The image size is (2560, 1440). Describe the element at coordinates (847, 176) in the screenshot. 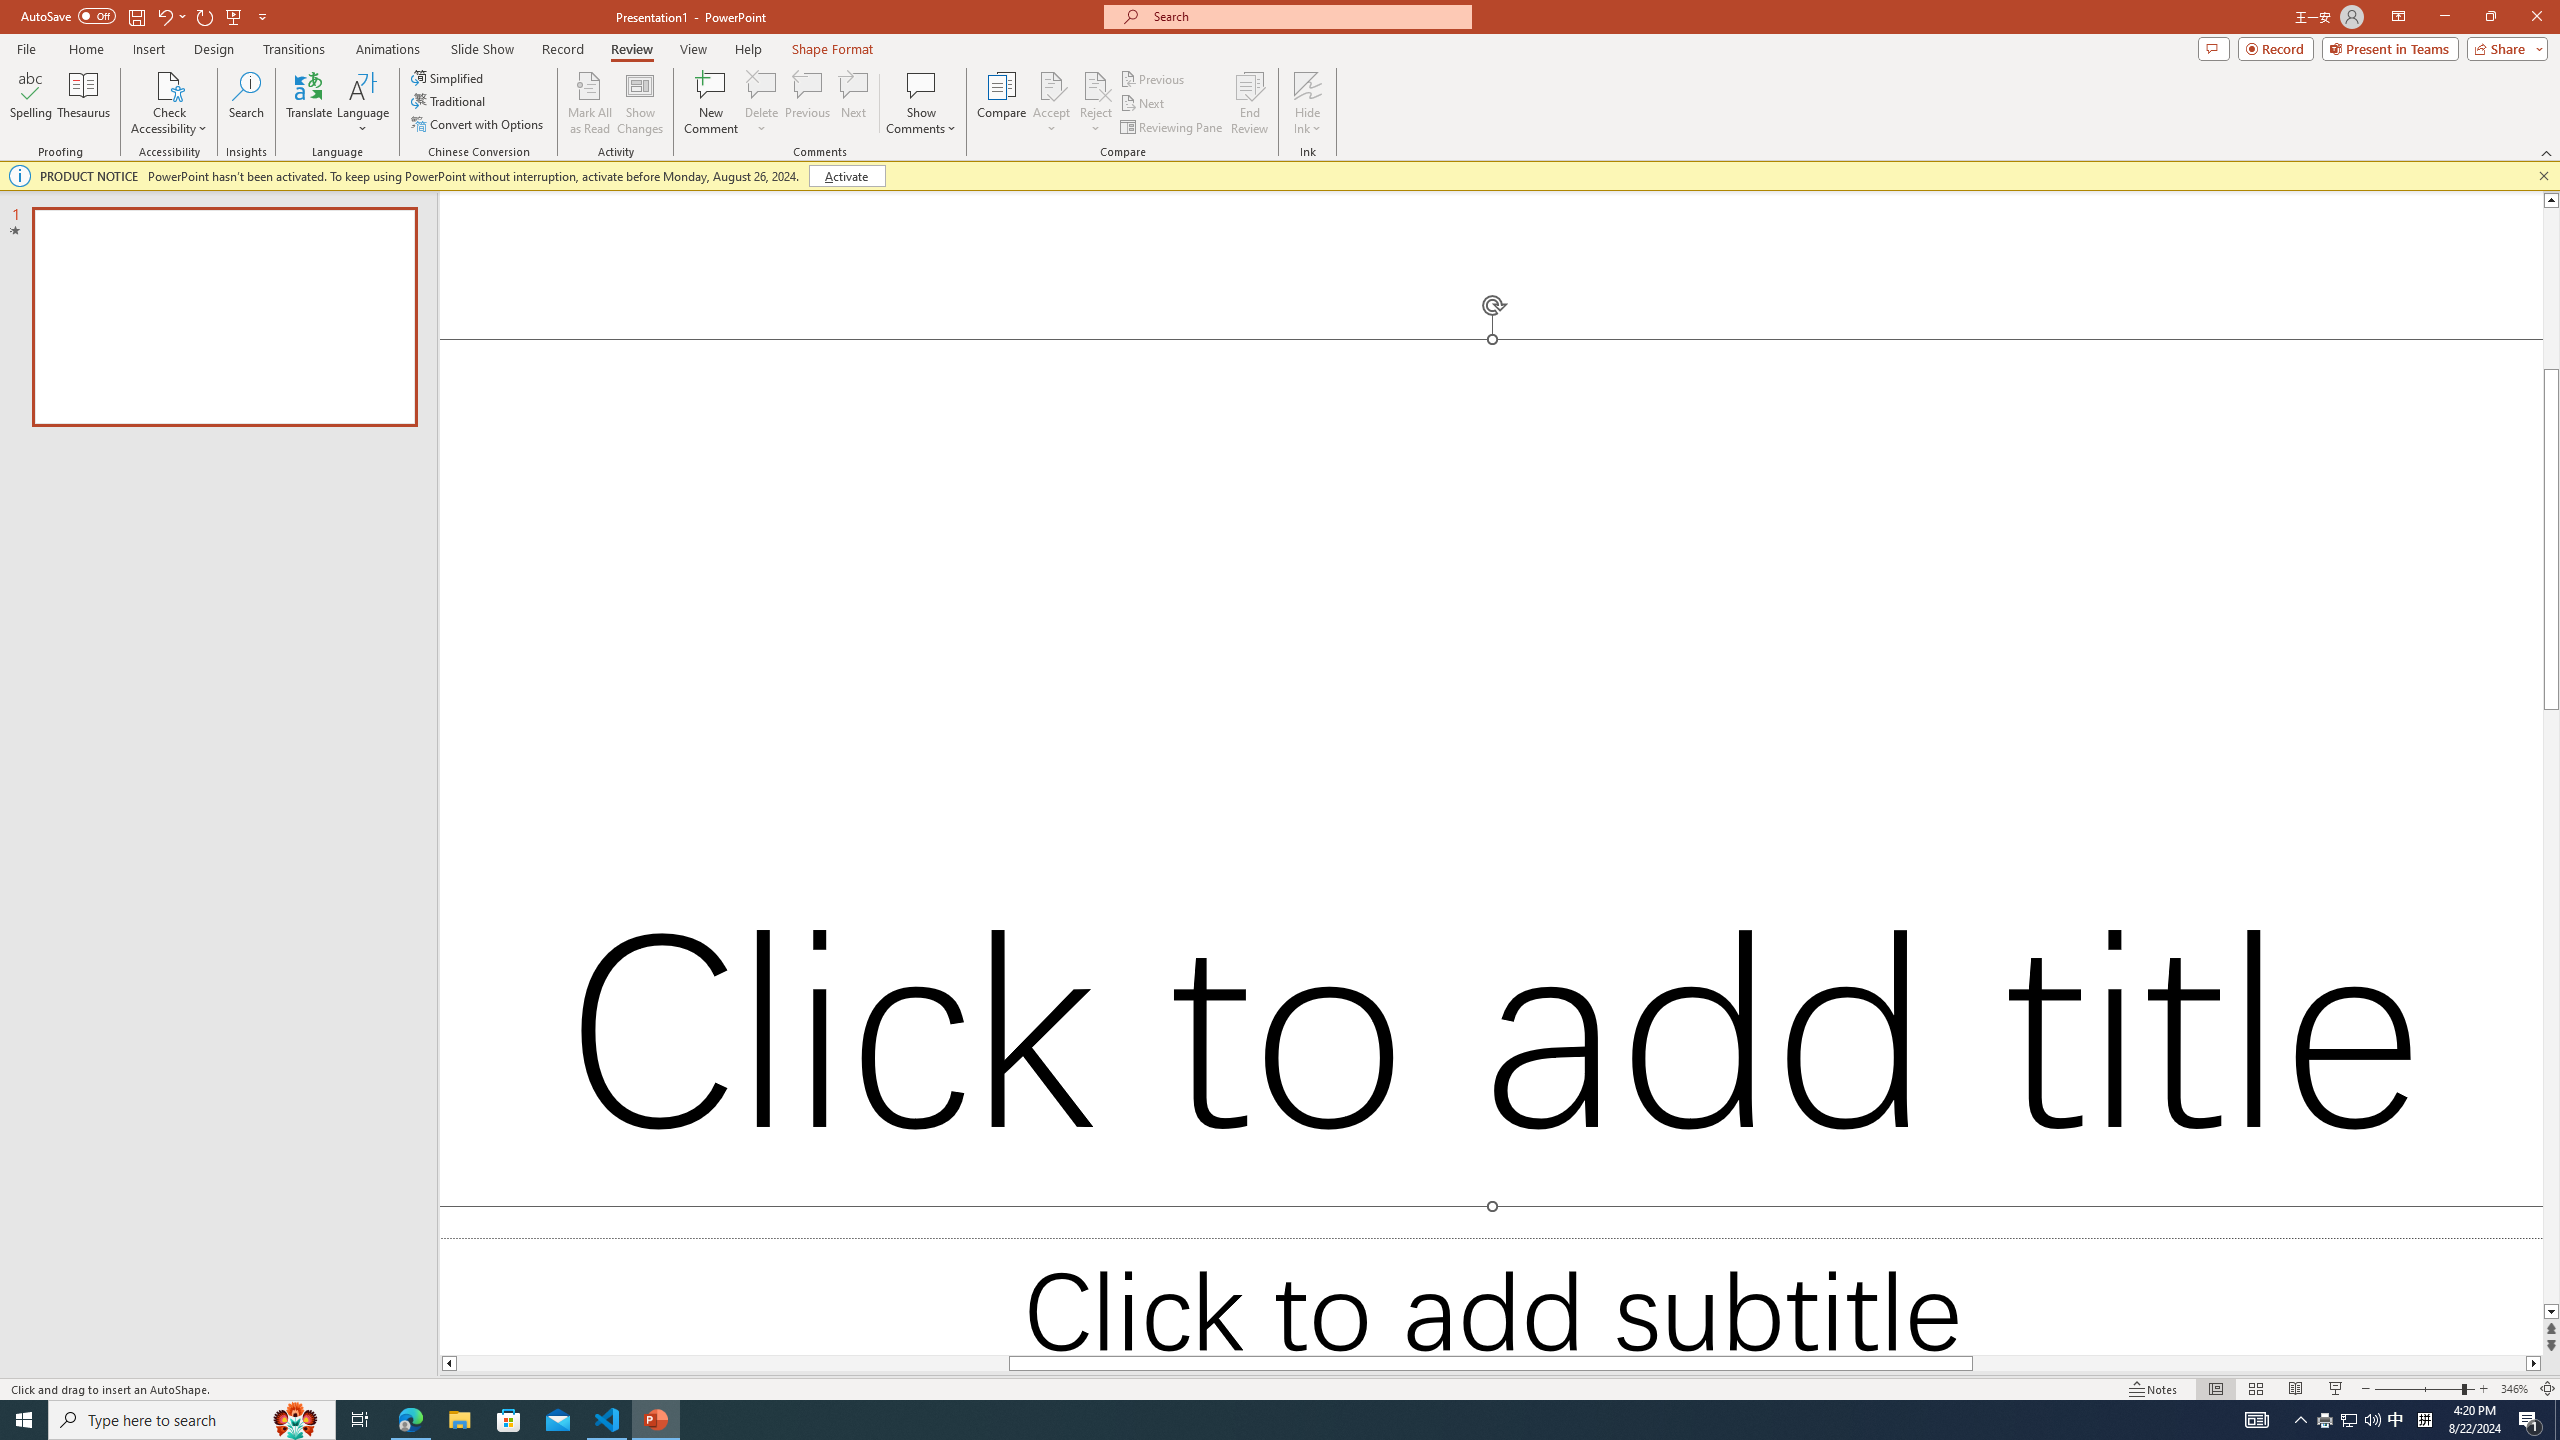

I see `'Activate'` at that location.